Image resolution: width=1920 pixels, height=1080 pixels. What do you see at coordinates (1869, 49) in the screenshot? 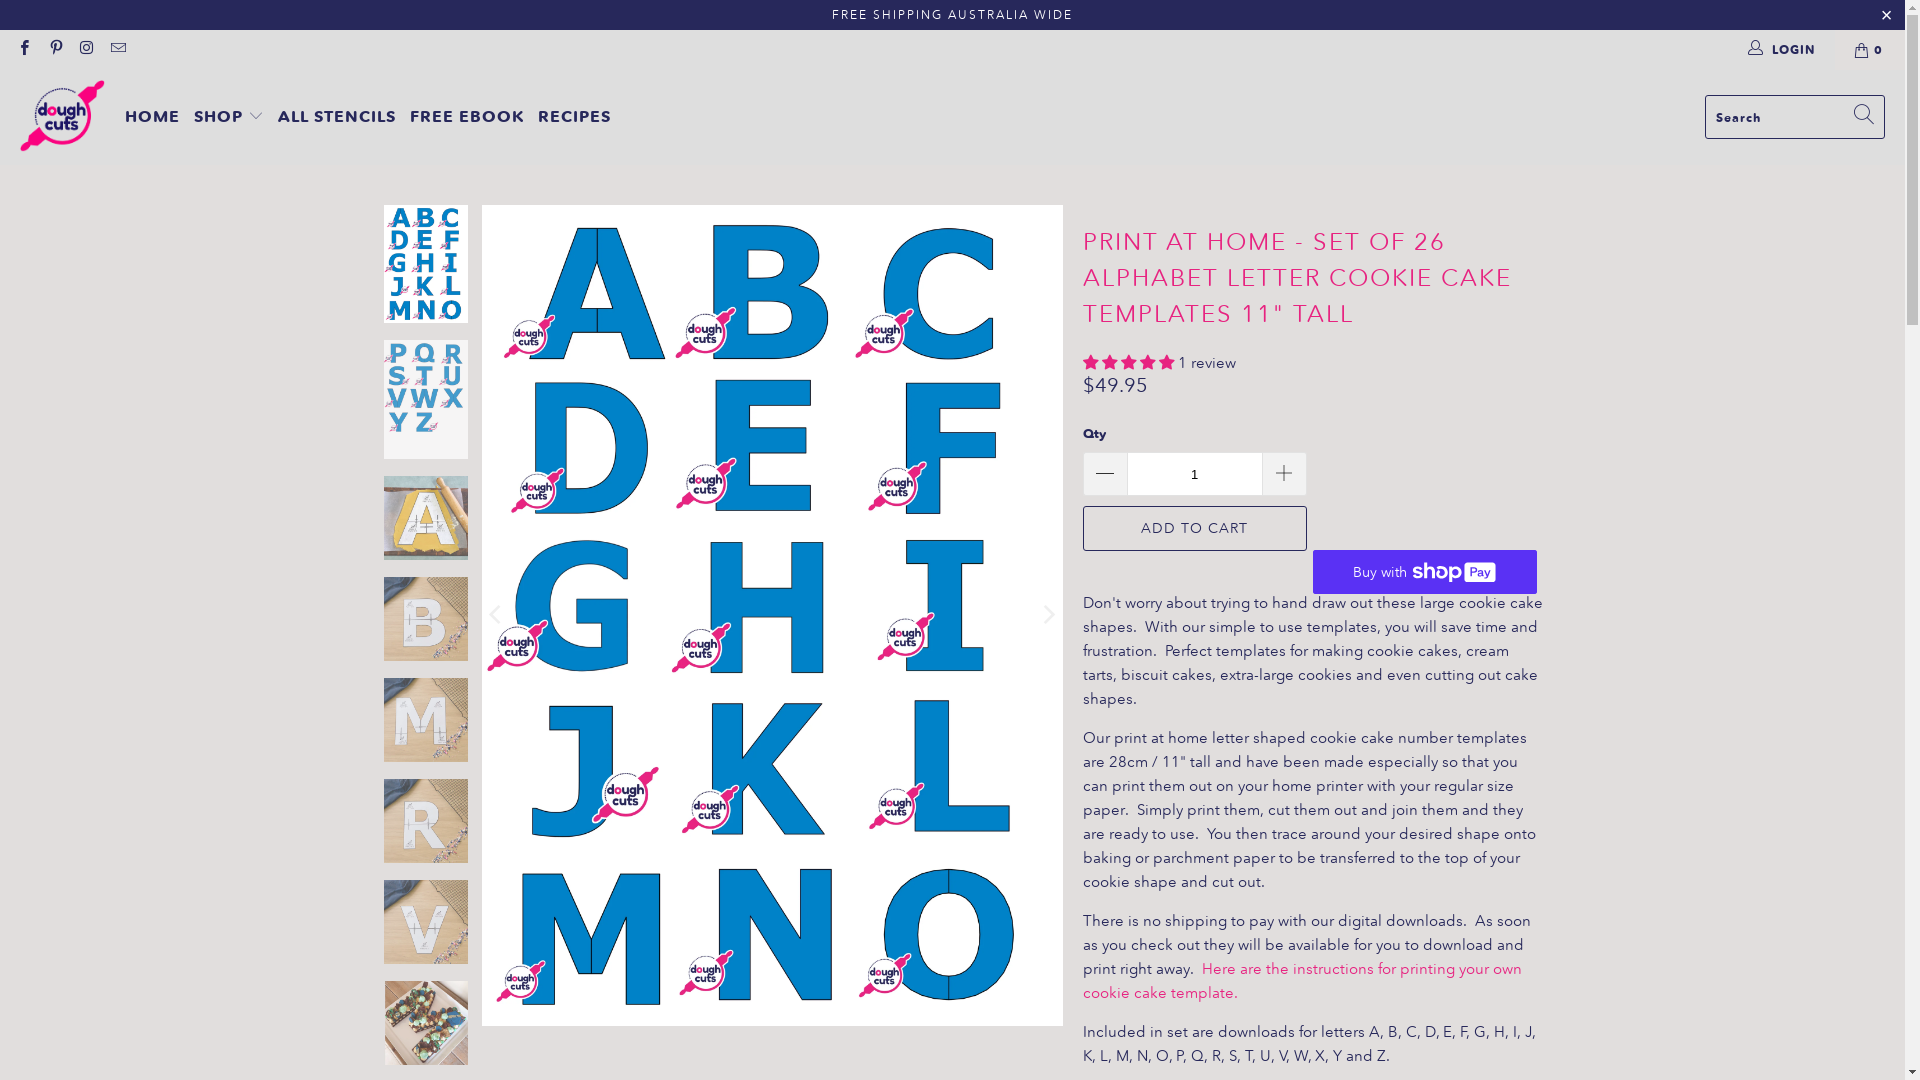
I see `'0'` at bounding box center [1869, 49].